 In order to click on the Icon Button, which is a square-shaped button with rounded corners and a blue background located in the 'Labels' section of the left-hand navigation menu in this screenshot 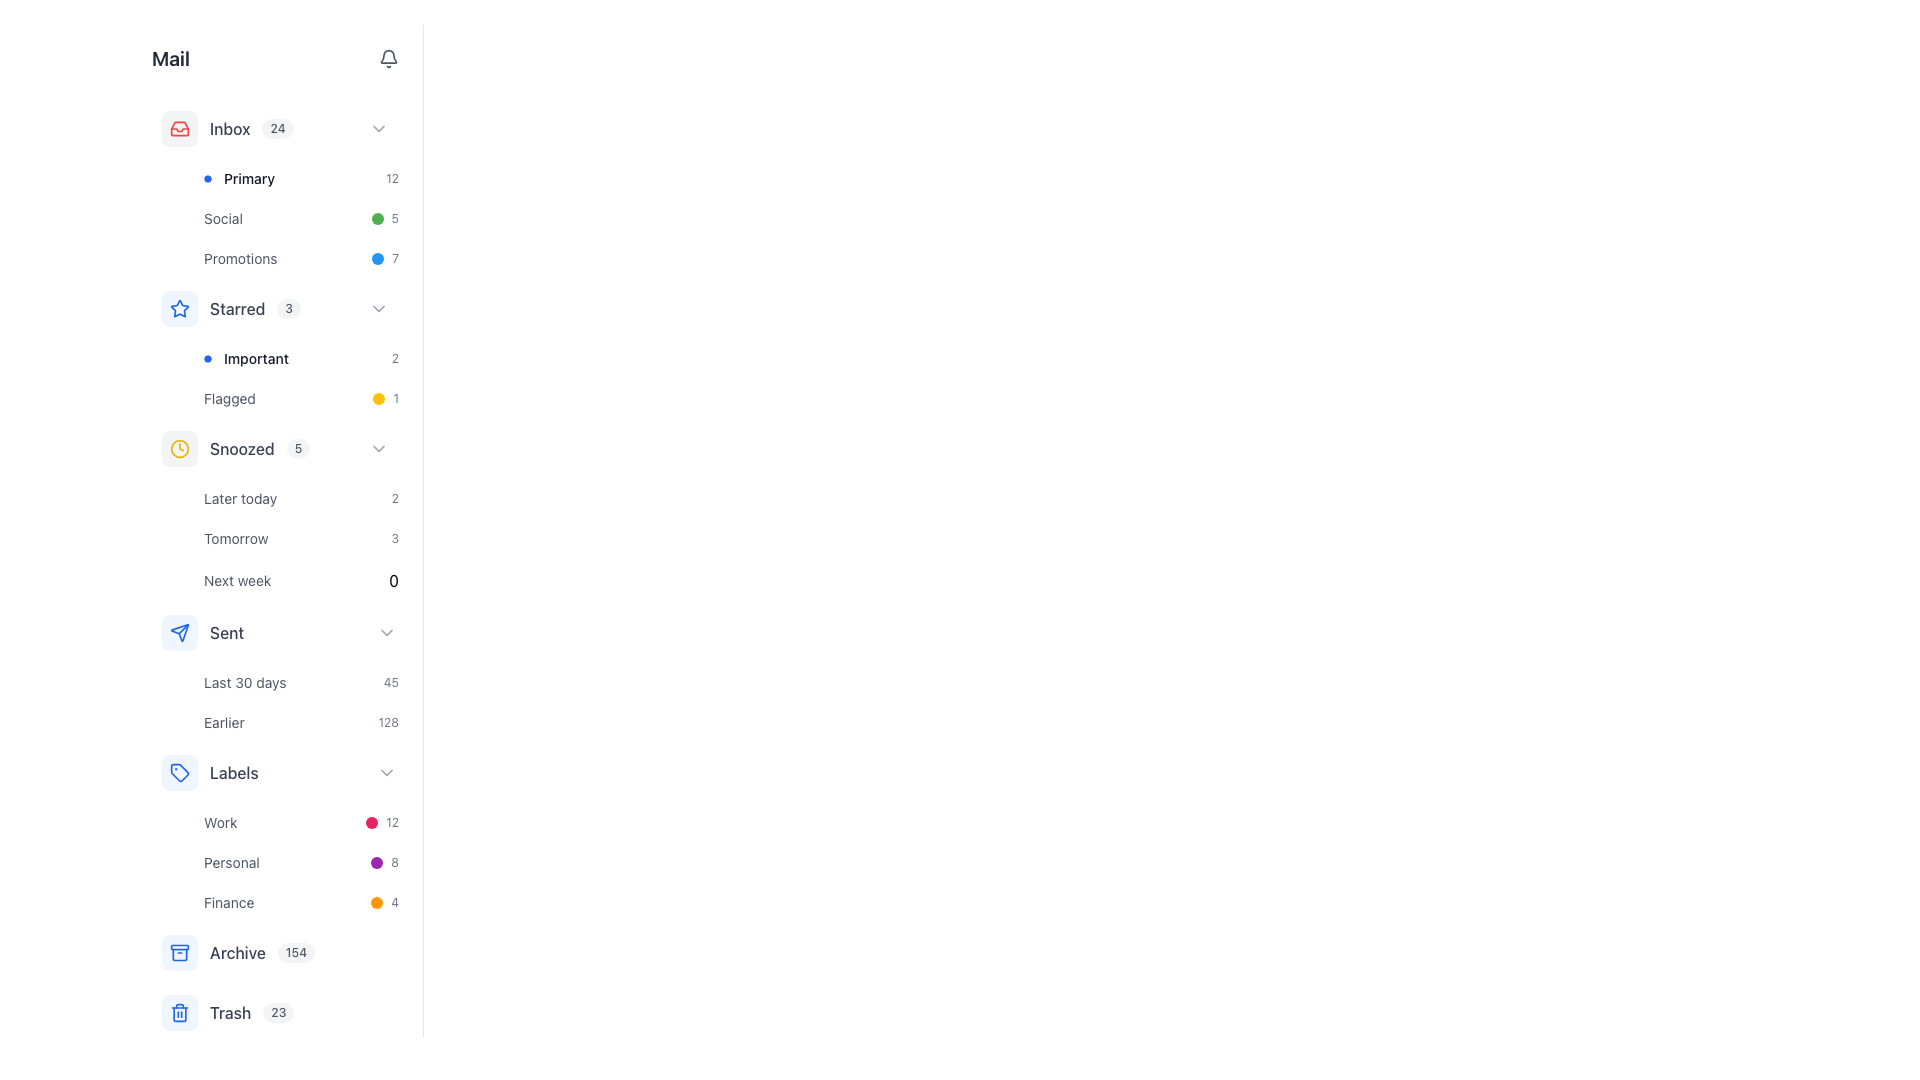, I will do `click(180, 771)`.